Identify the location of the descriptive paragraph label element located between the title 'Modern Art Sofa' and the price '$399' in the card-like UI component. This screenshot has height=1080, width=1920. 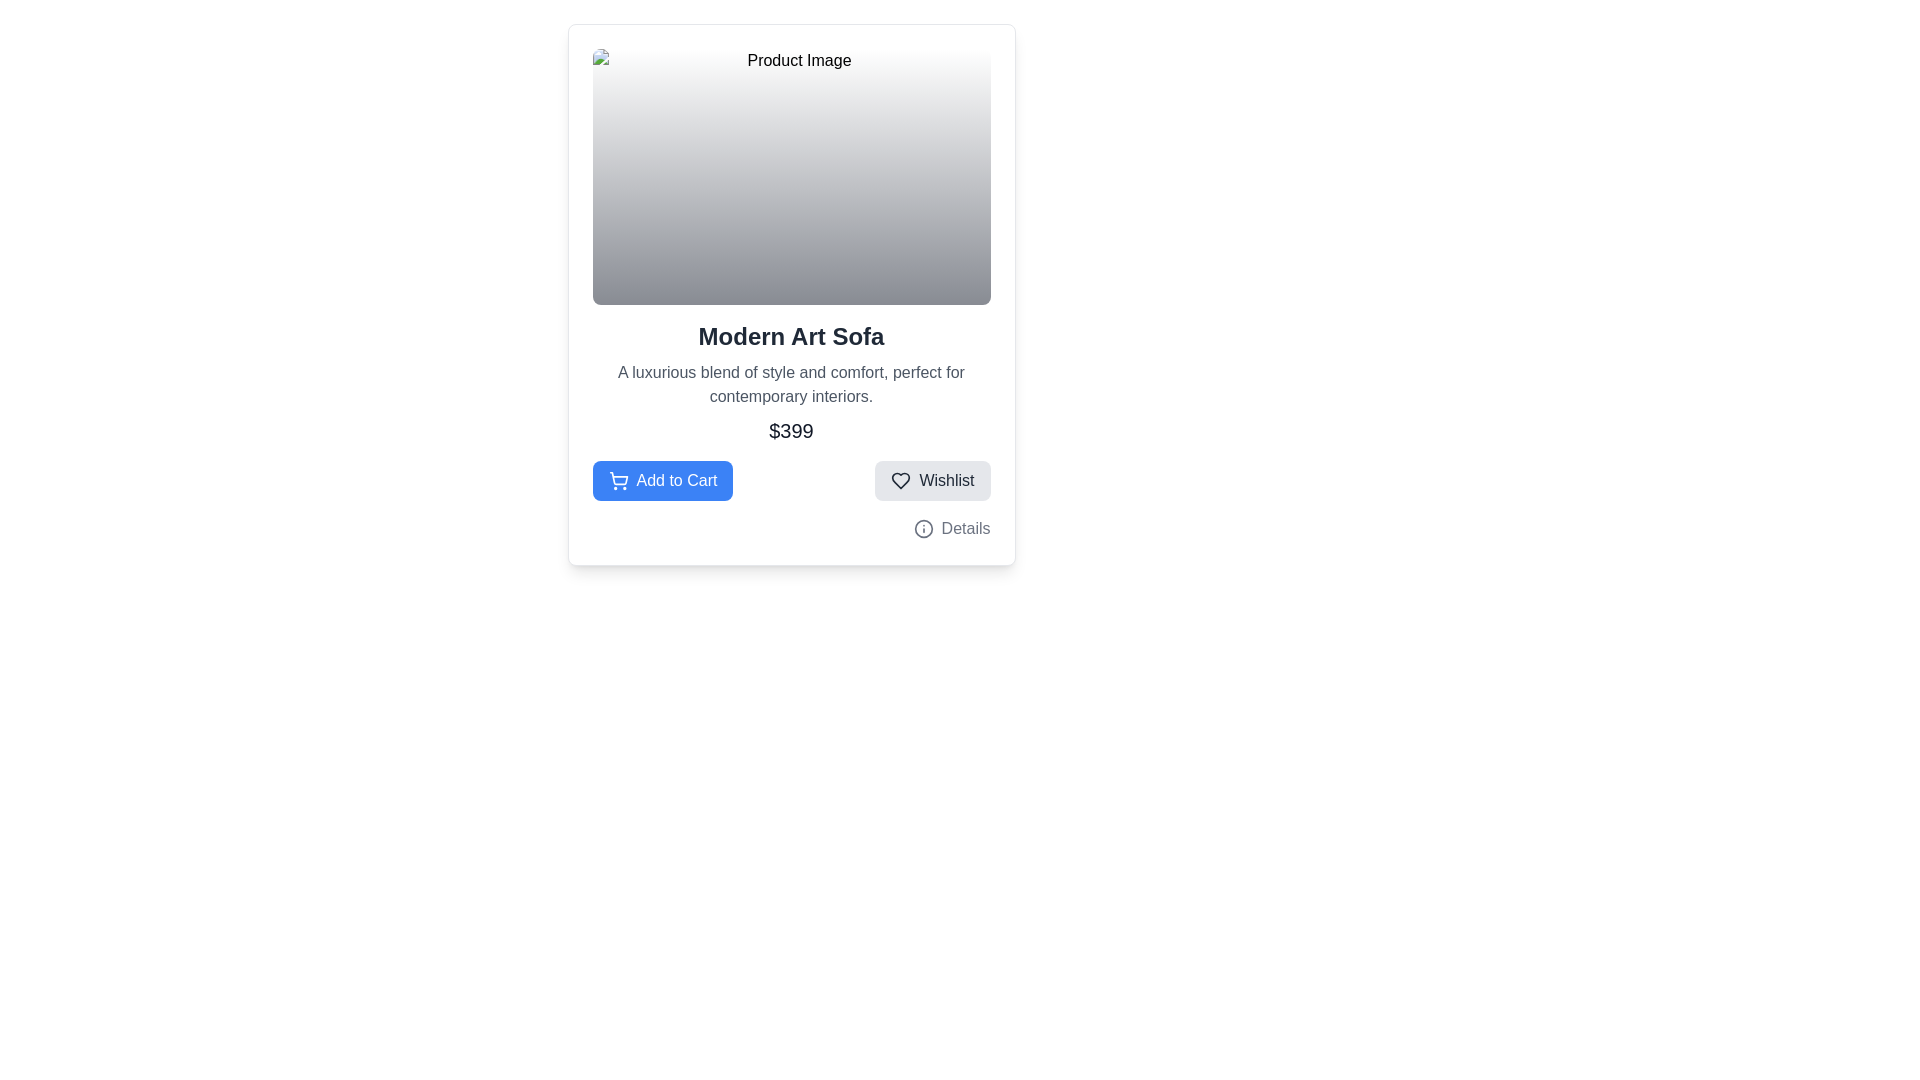
(790, 385).